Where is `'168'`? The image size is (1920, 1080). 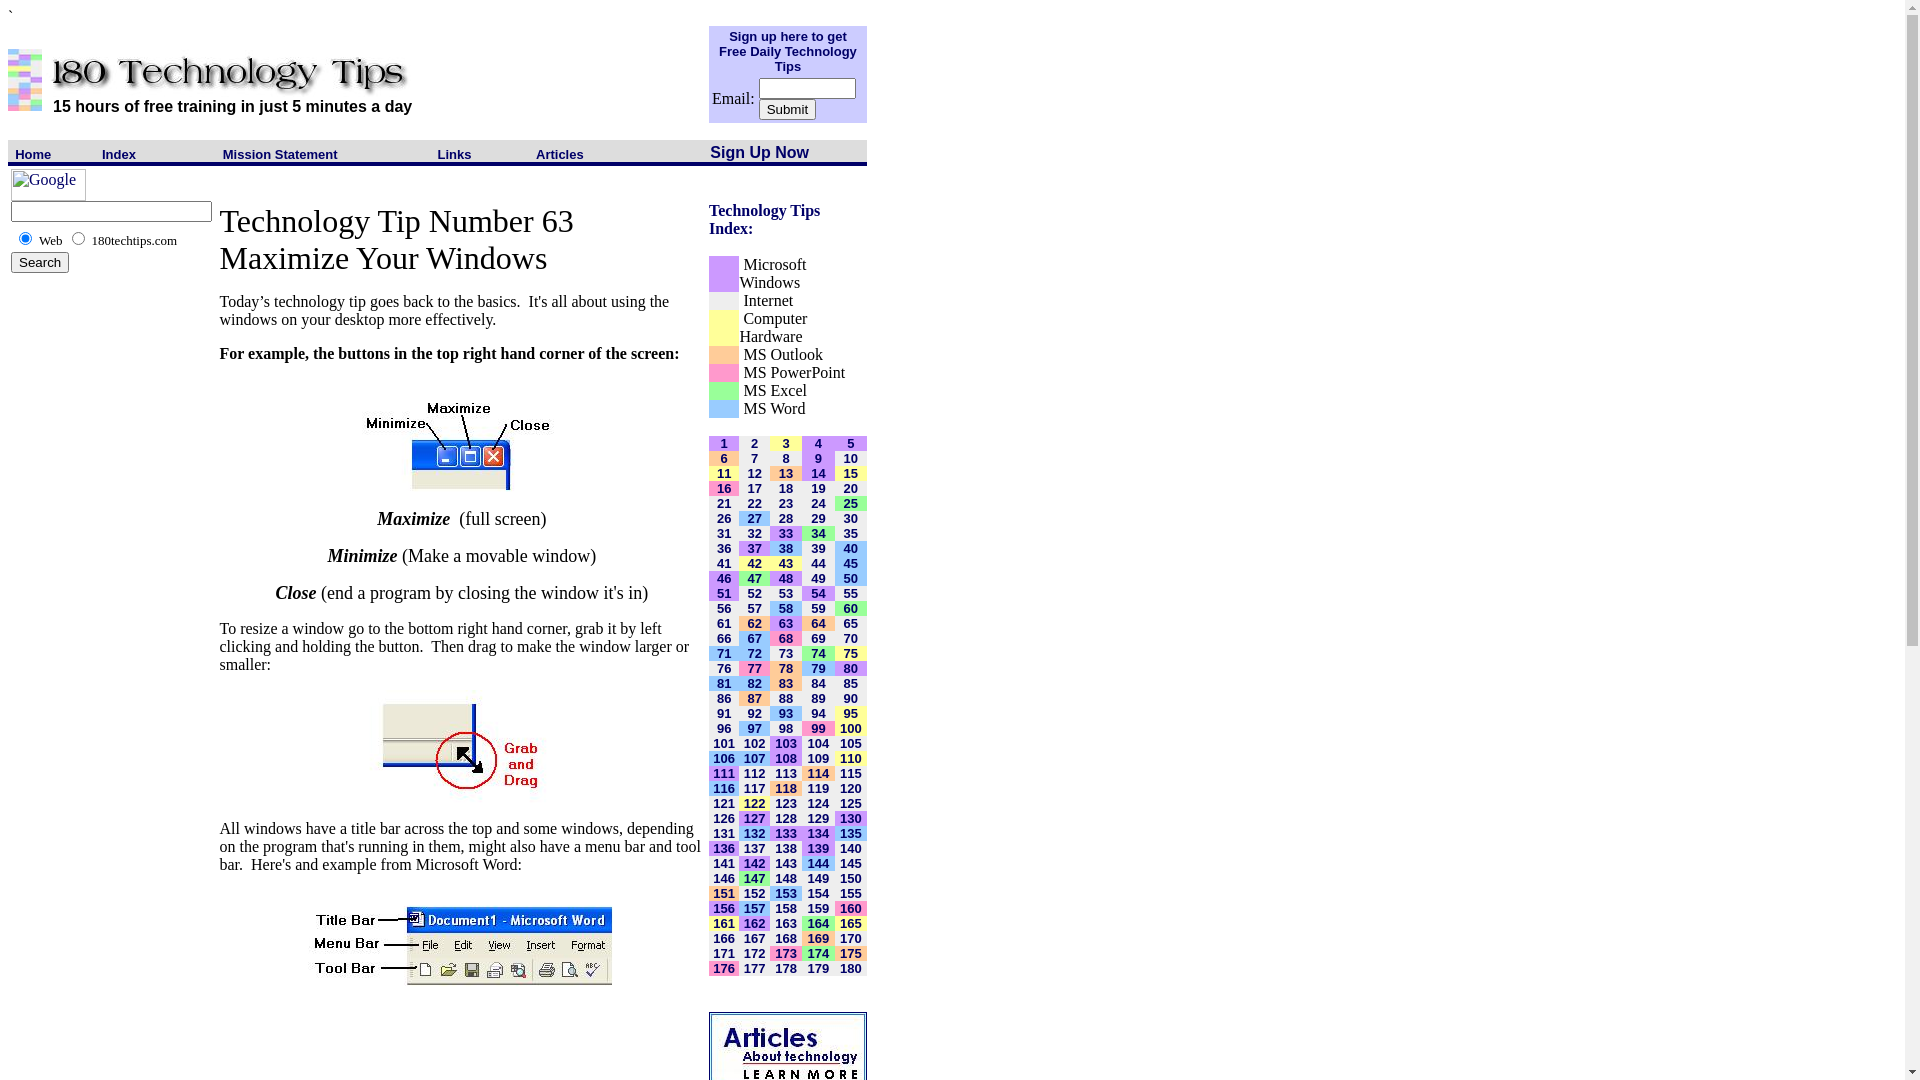
'168' is located at coordinates (785, 937).